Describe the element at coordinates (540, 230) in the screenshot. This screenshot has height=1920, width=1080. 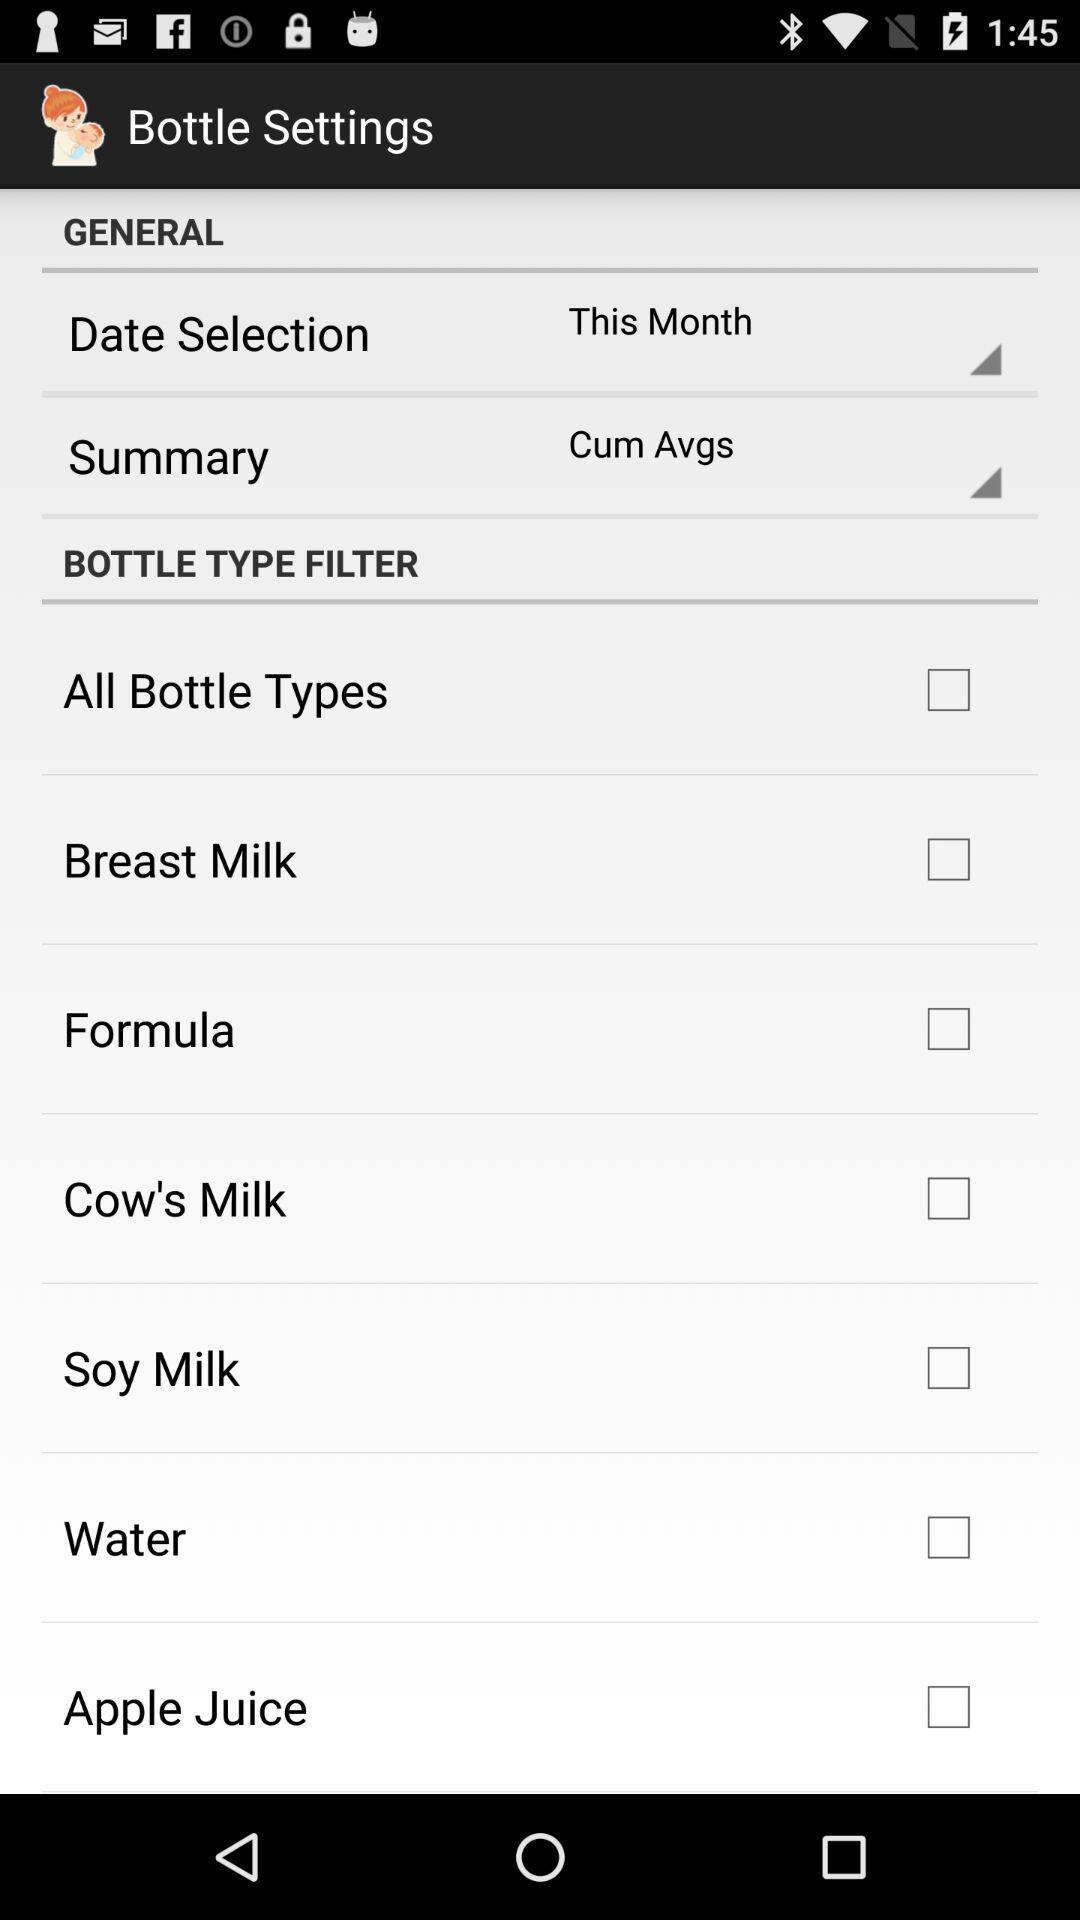
I see `item above date selection app` at that location.